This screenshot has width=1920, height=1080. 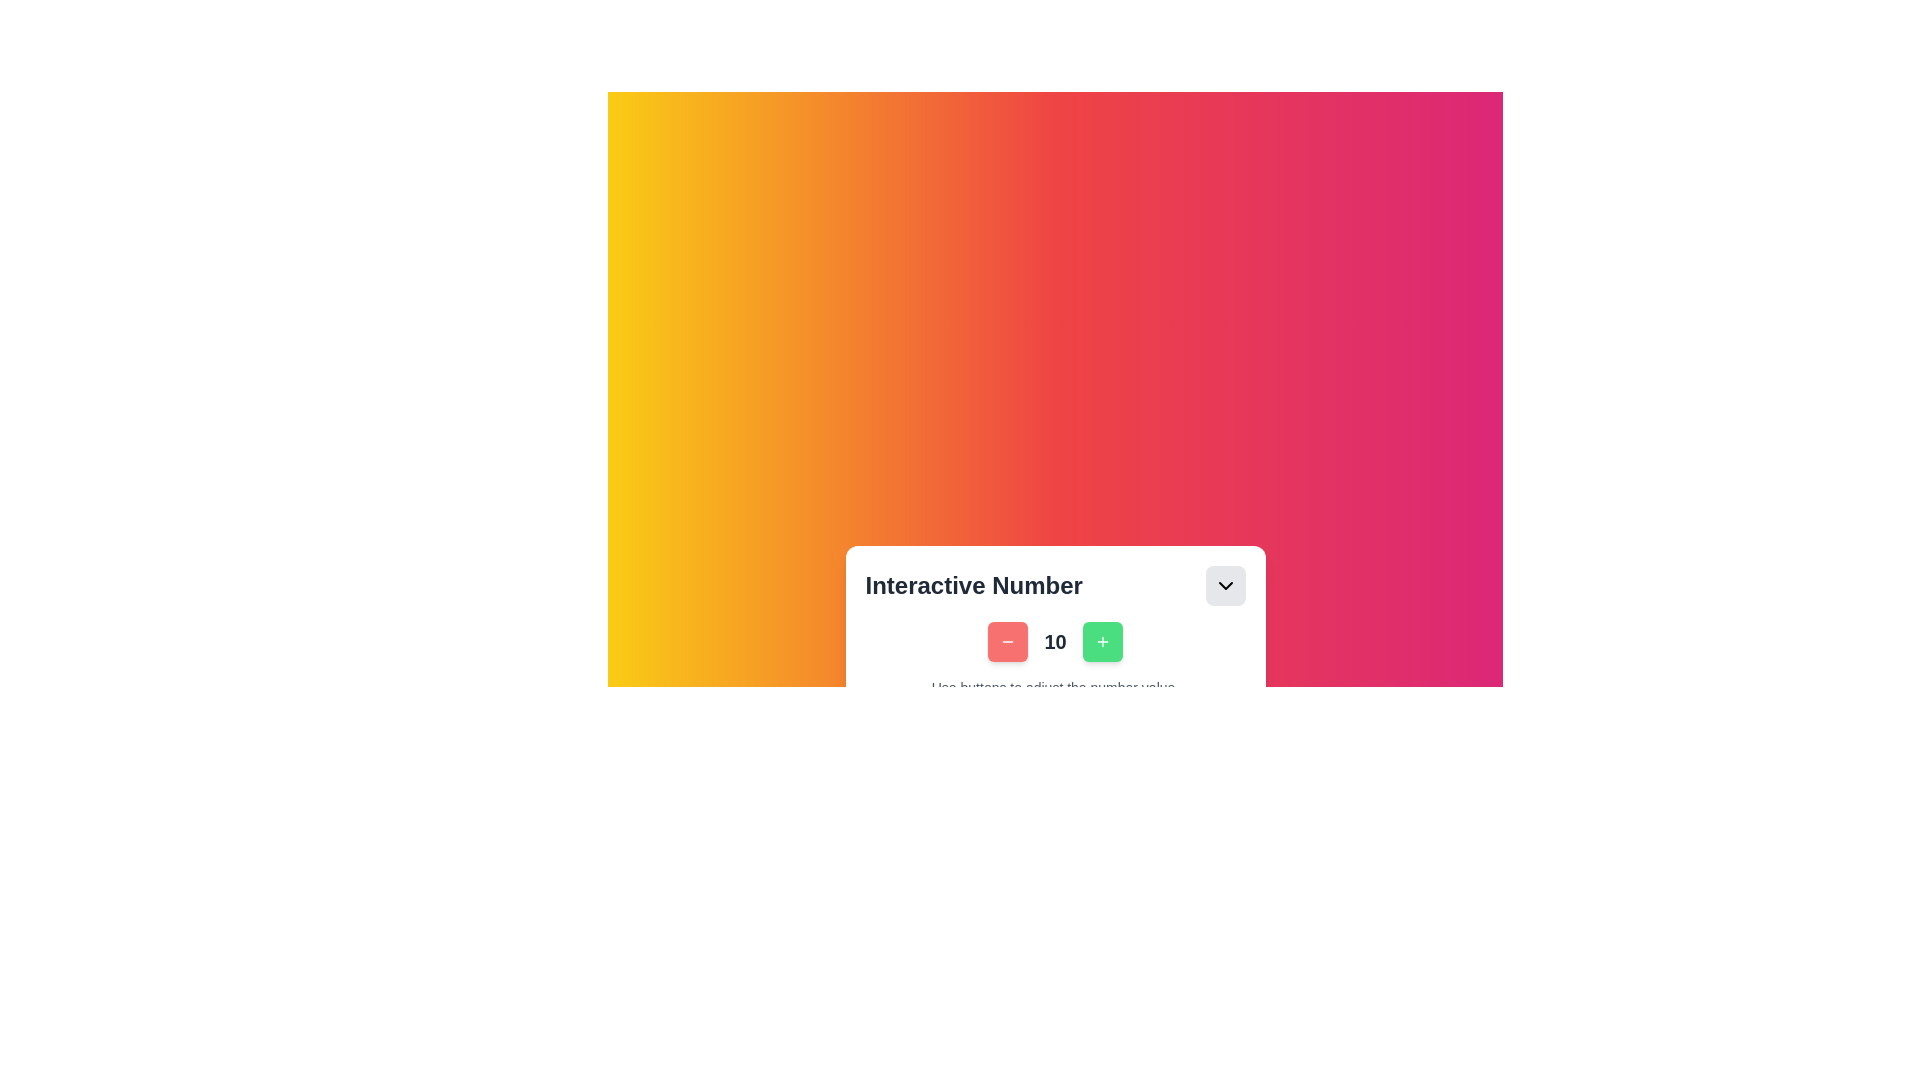 What do you see at coordinates (1008, 641) in the screenshot?
I see `the leftmost Decrement Button` at bounding box center [1008, 641].